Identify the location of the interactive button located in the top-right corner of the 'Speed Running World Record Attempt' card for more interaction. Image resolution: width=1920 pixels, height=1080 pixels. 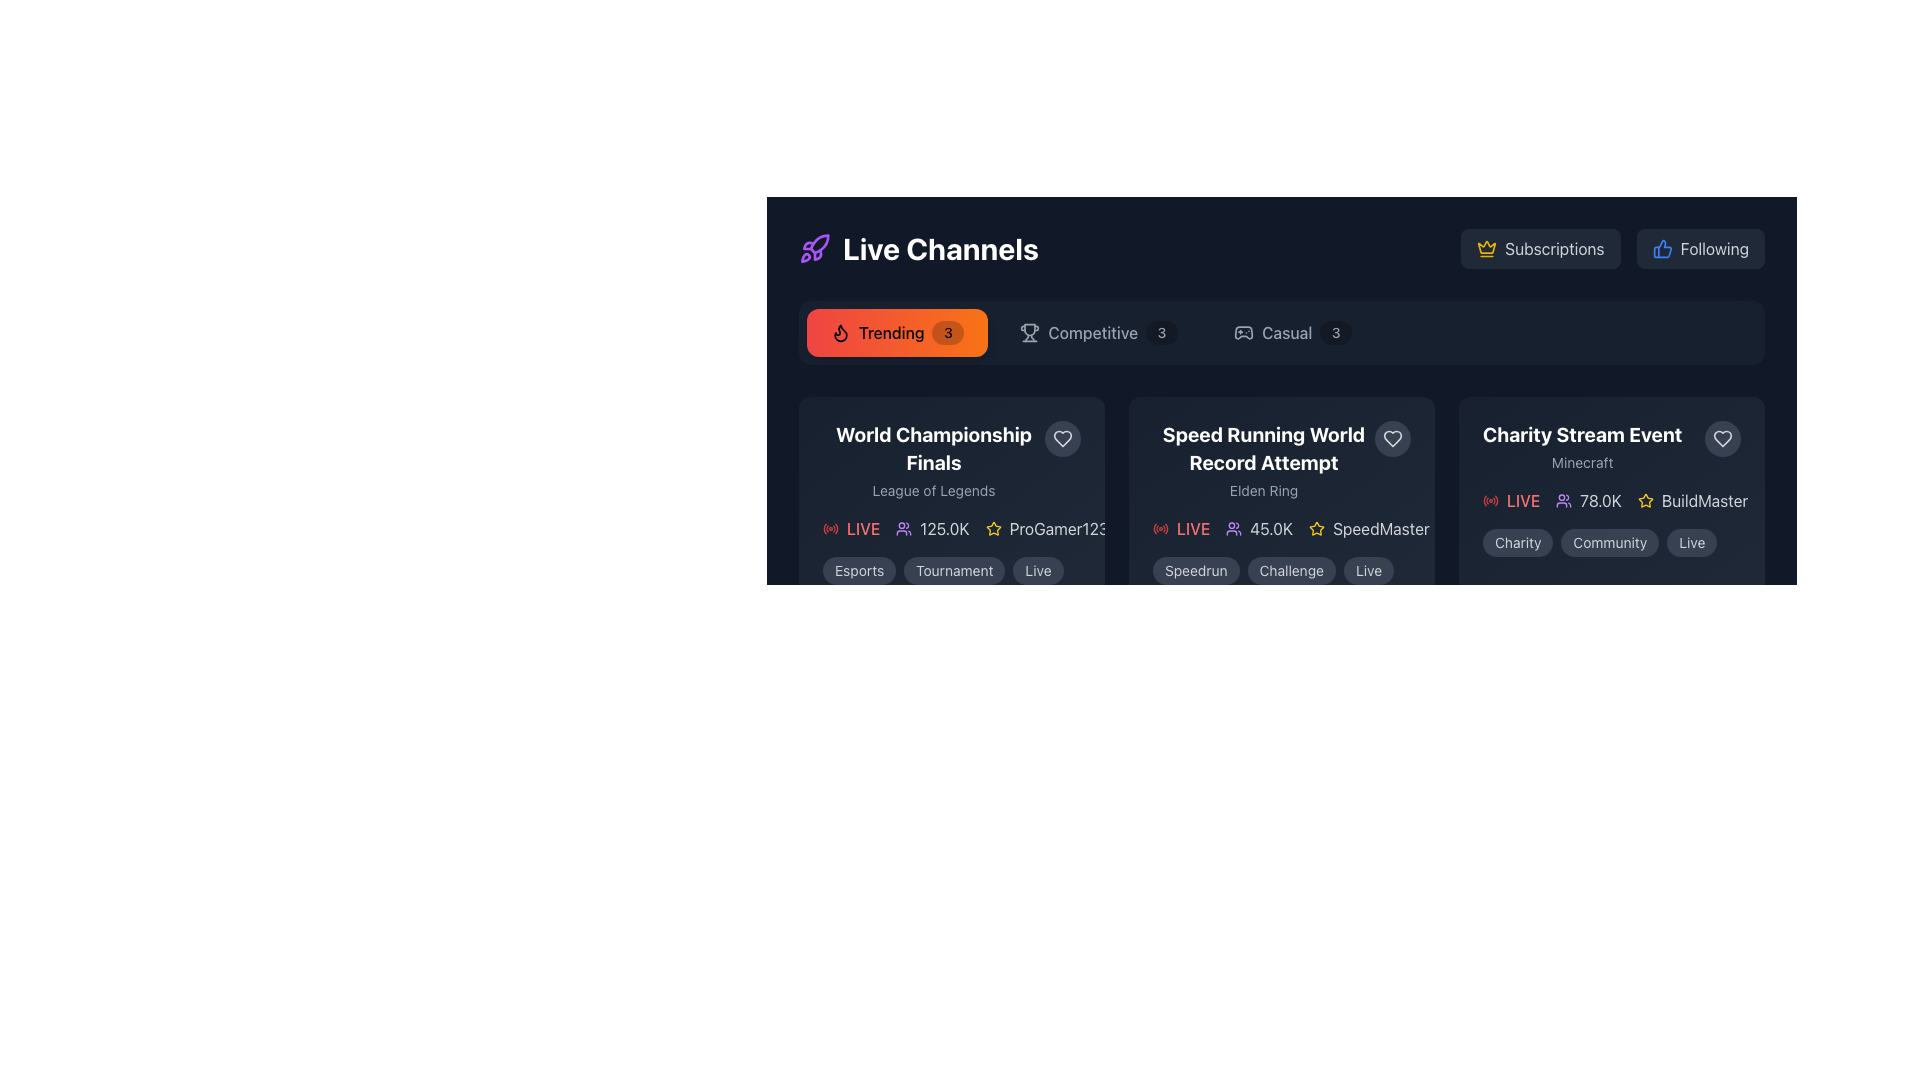
(1391, 438).